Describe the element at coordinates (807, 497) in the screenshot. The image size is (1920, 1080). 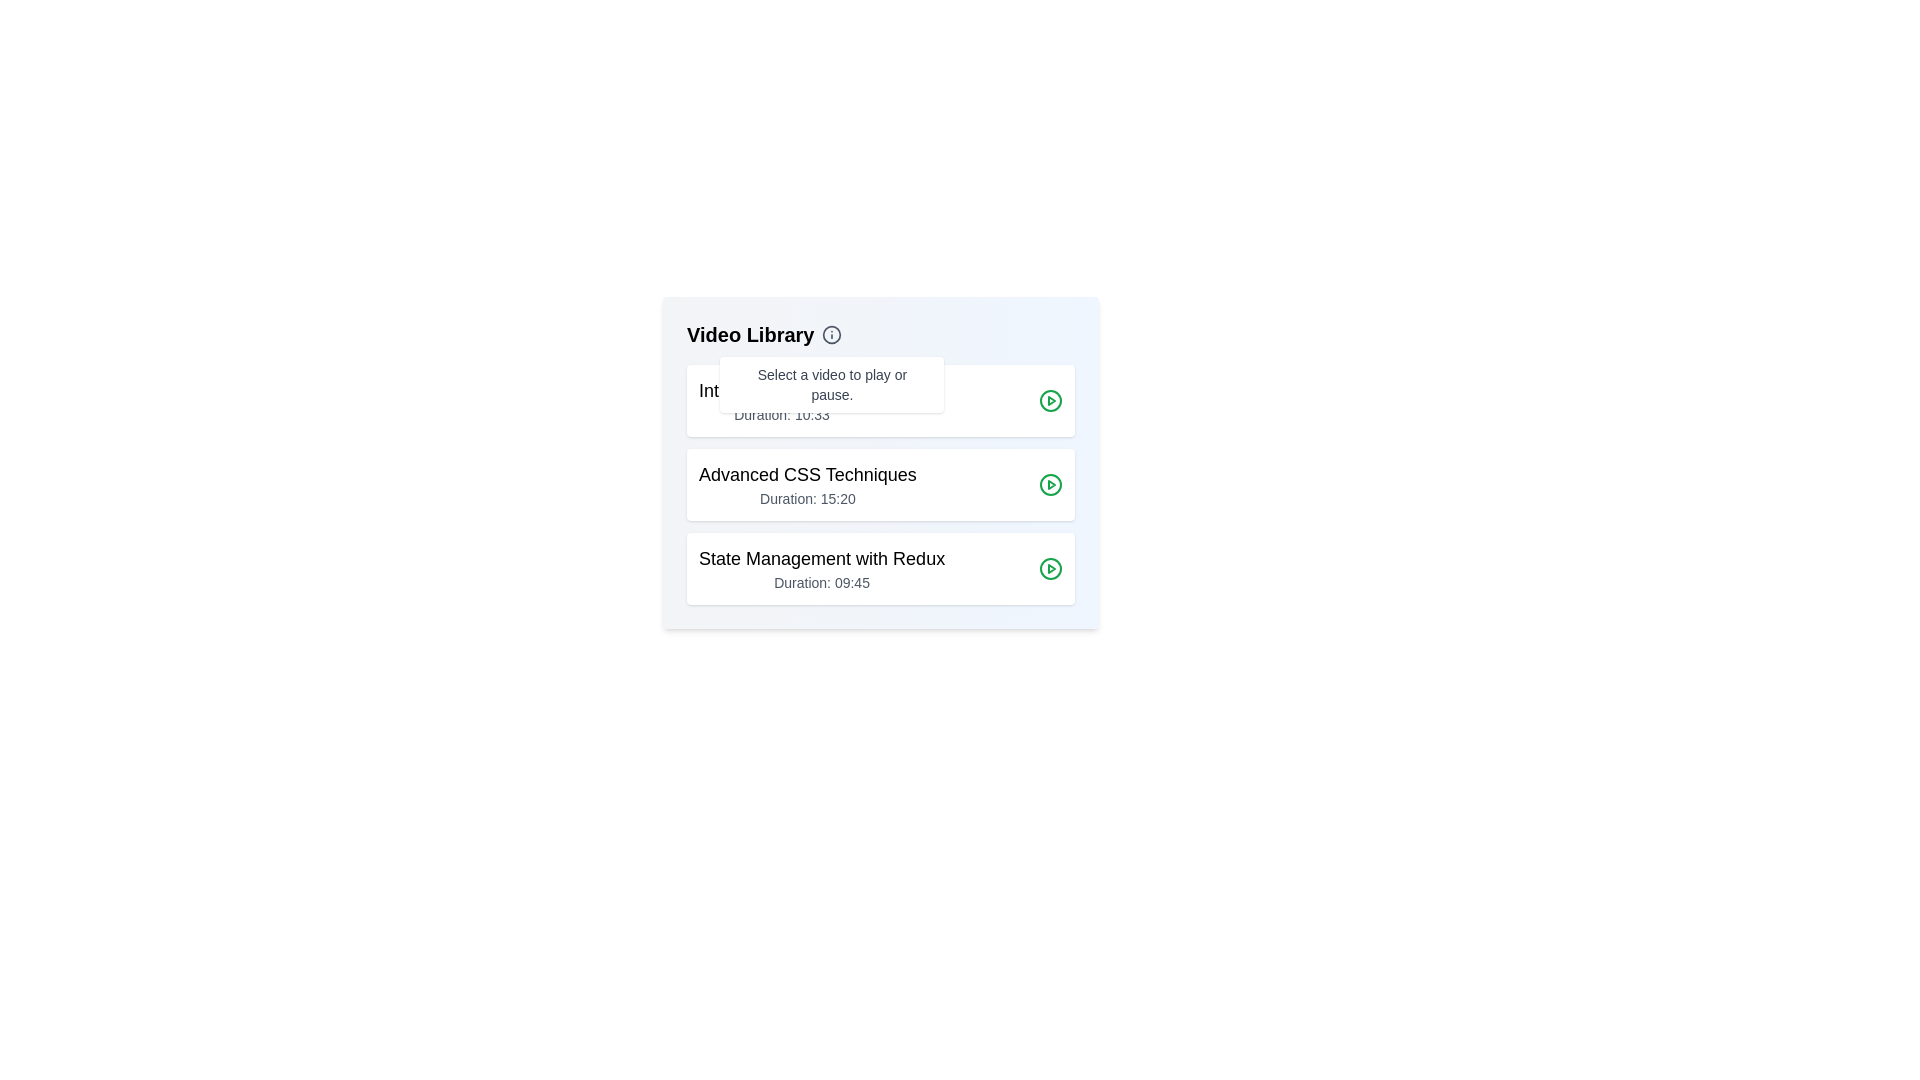
I see `the text label displaying the duration of the video titled 'Advanced CSS Techniques', which is positioned directly underneath the title within the card` at that location.